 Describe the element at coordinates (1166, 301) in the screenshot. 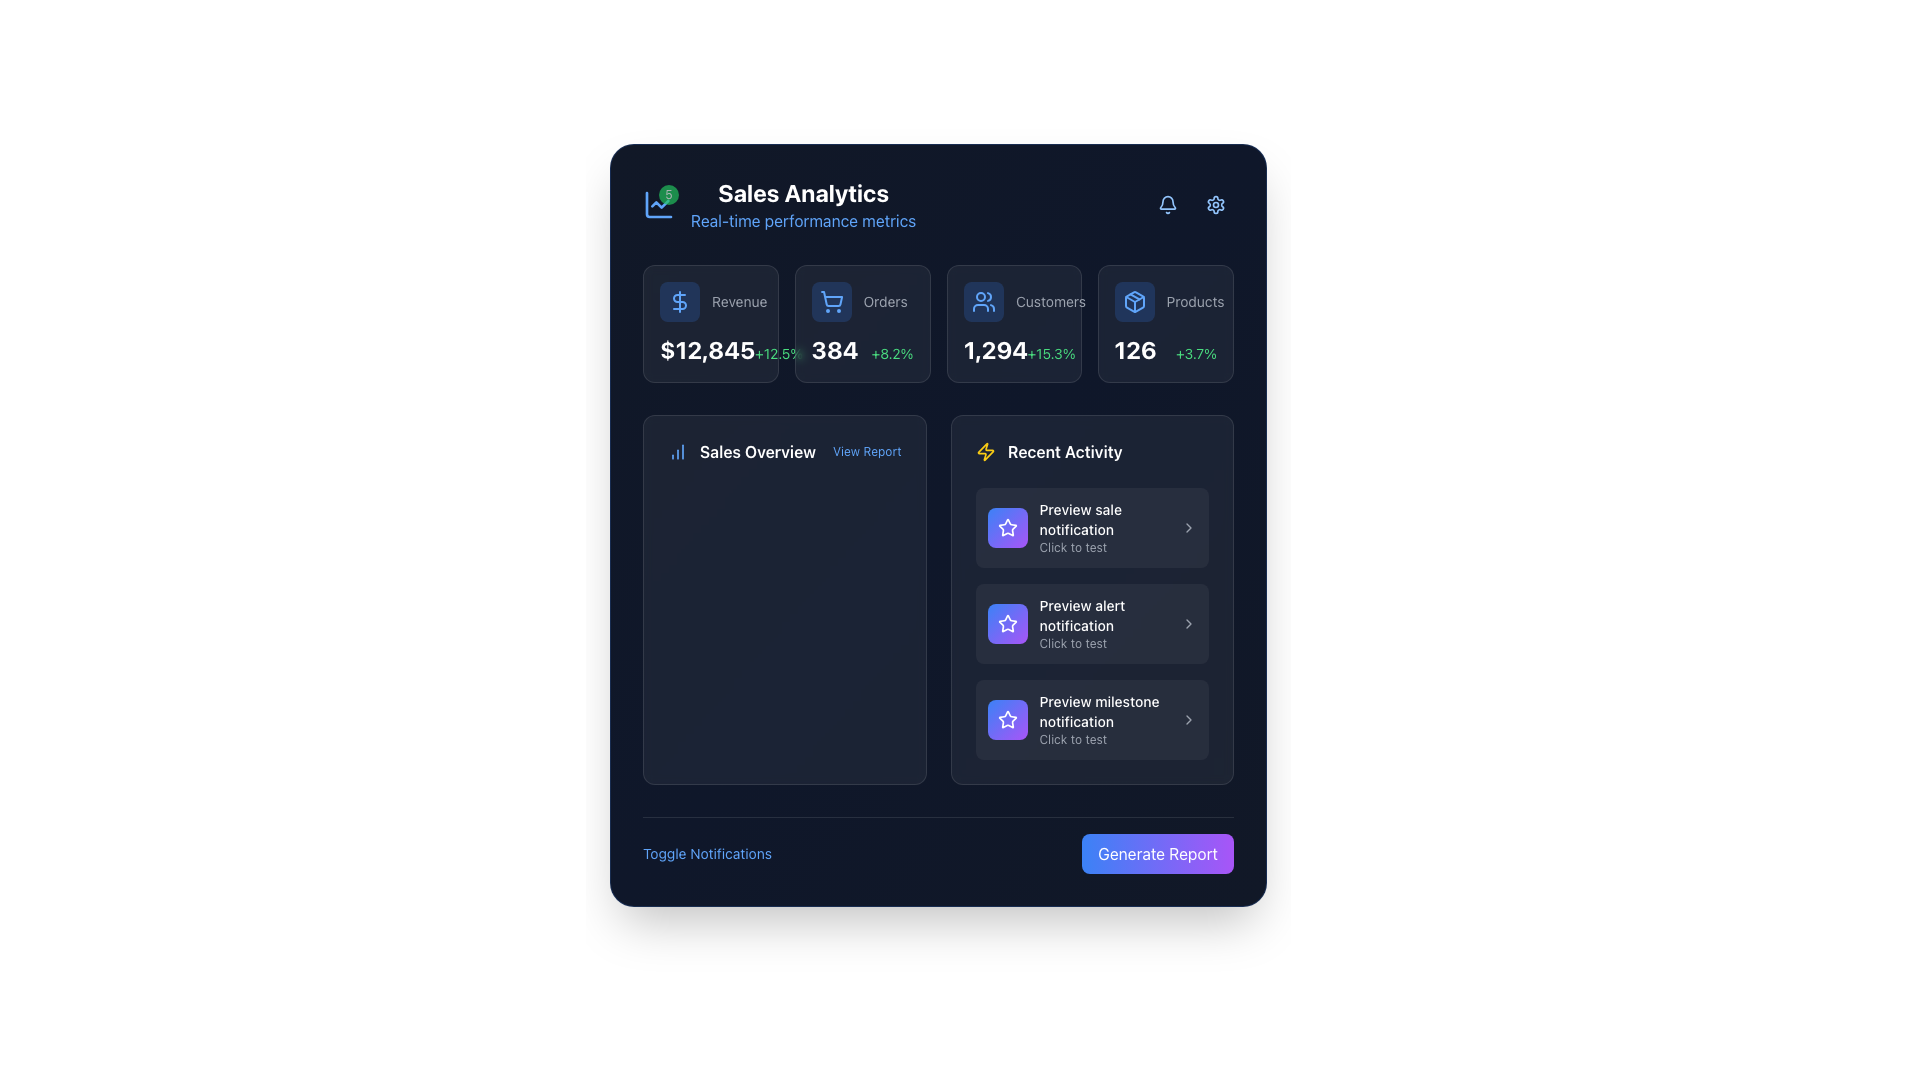

I see `the 'Products' label with icon located at the top-right corner of the dashboard interface, within the statistics card` at that location.